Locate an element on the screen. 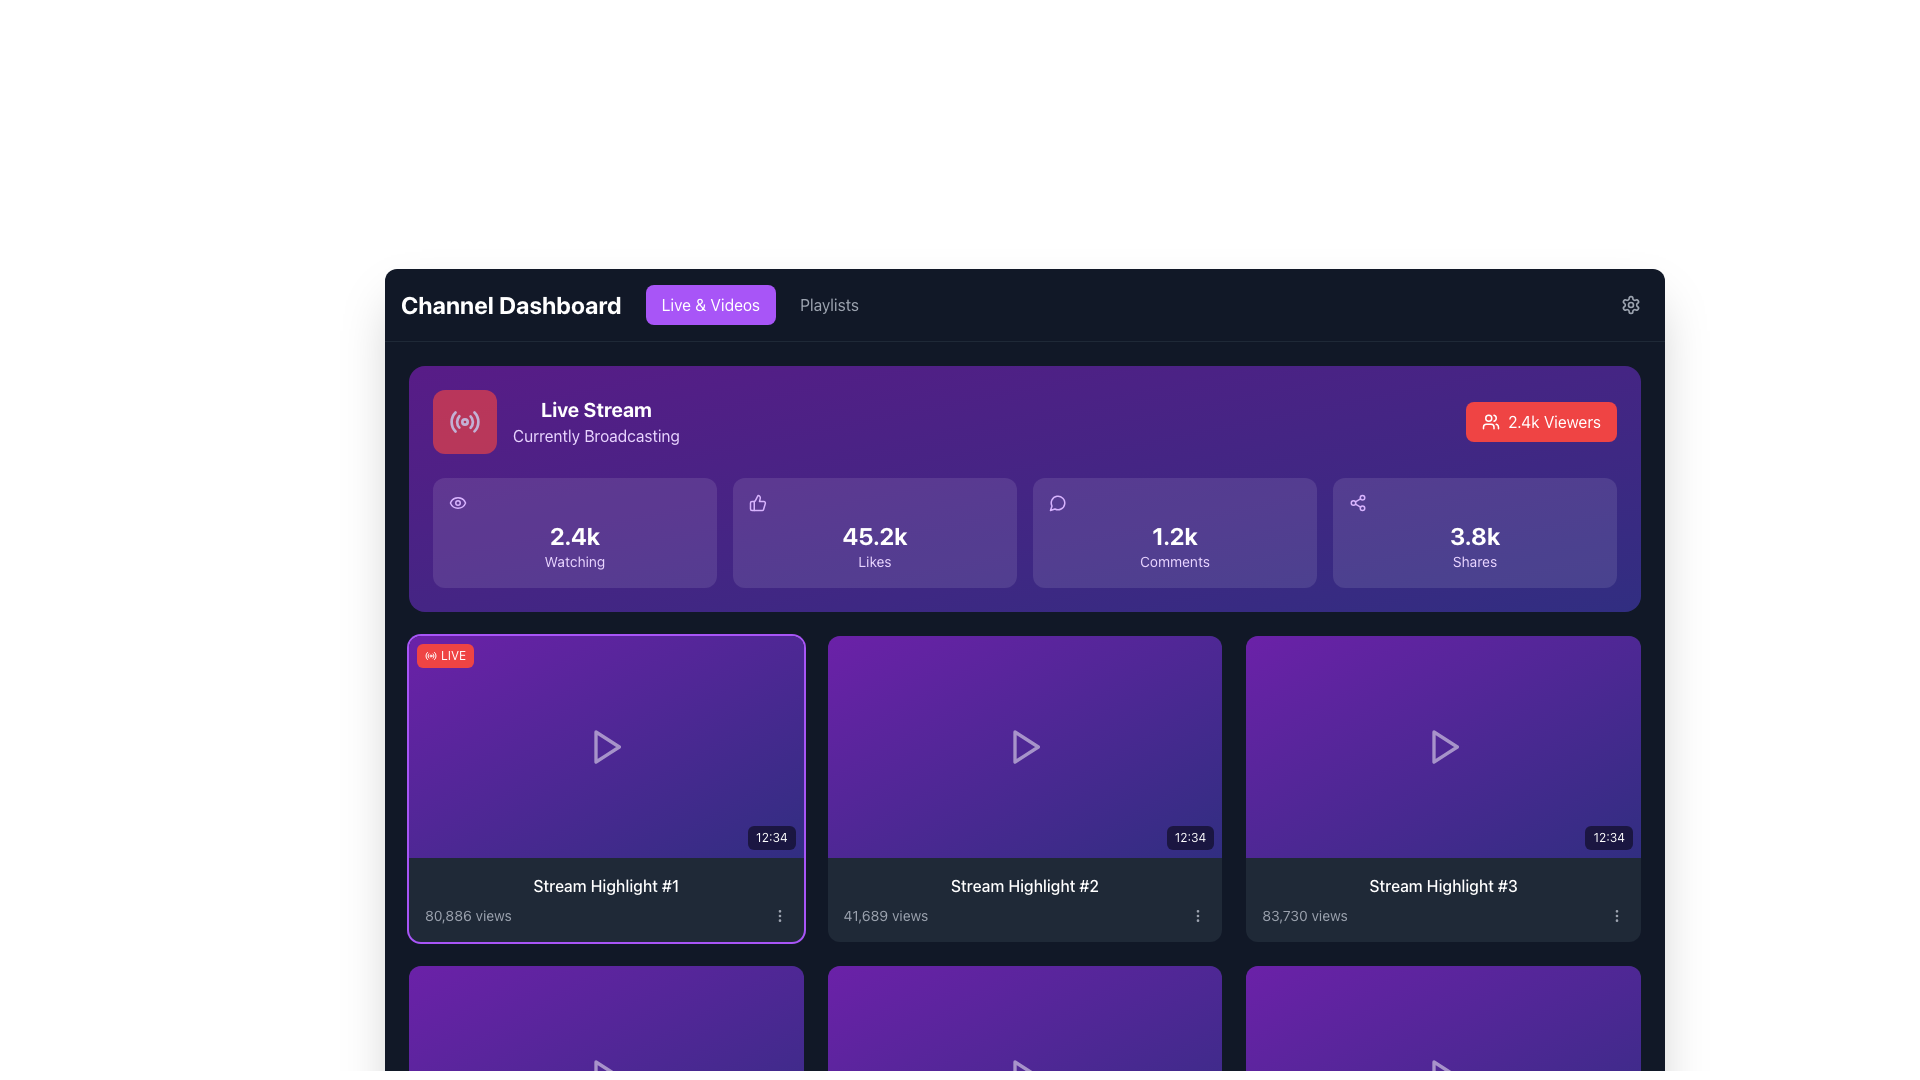 The height and width of the screenshot is (1080, 1920). the Information card displaying the count of likes, which is the second card from the left in the first row of a four-column grid is located at coordinates (874, 531).